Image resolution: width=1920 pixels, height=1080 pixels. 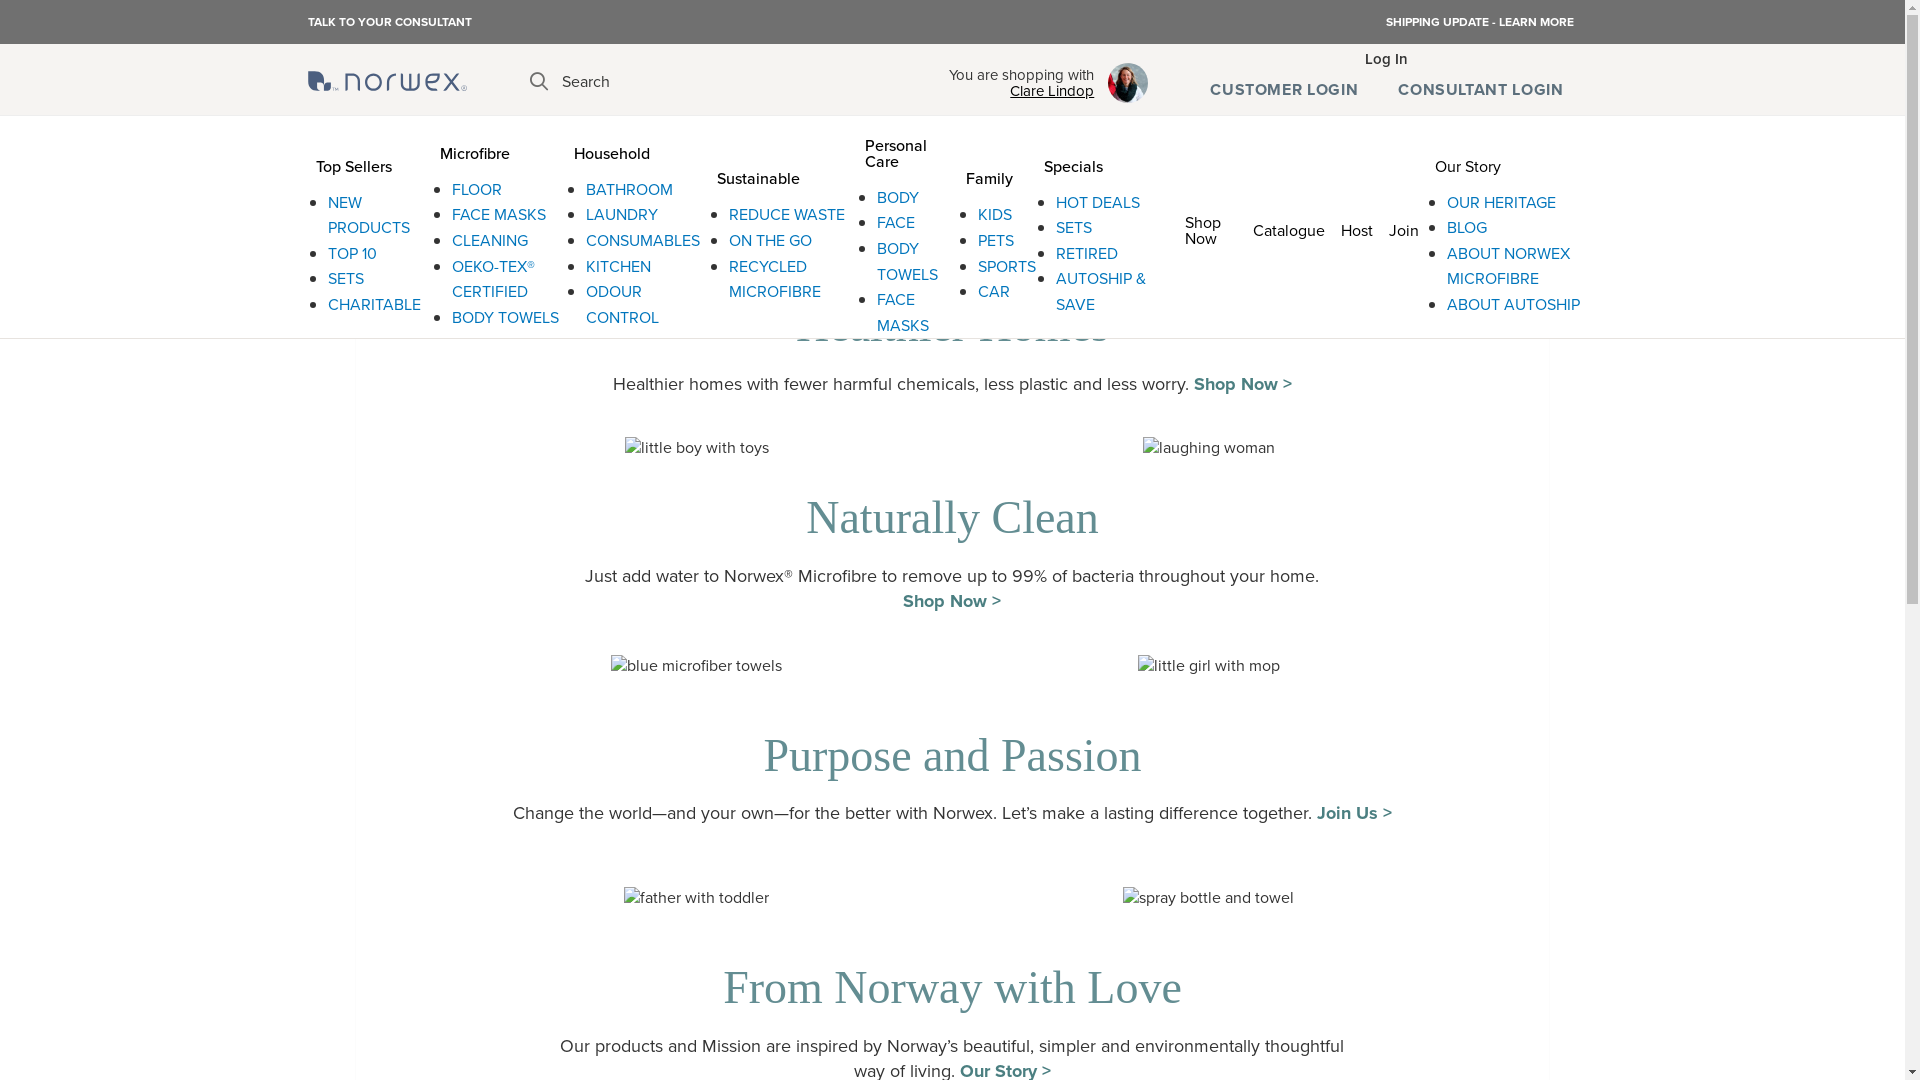 What do you see at coordinates (996, 239) in the screenshot?
I see `'PETS'` at bounding box center [996, 239].